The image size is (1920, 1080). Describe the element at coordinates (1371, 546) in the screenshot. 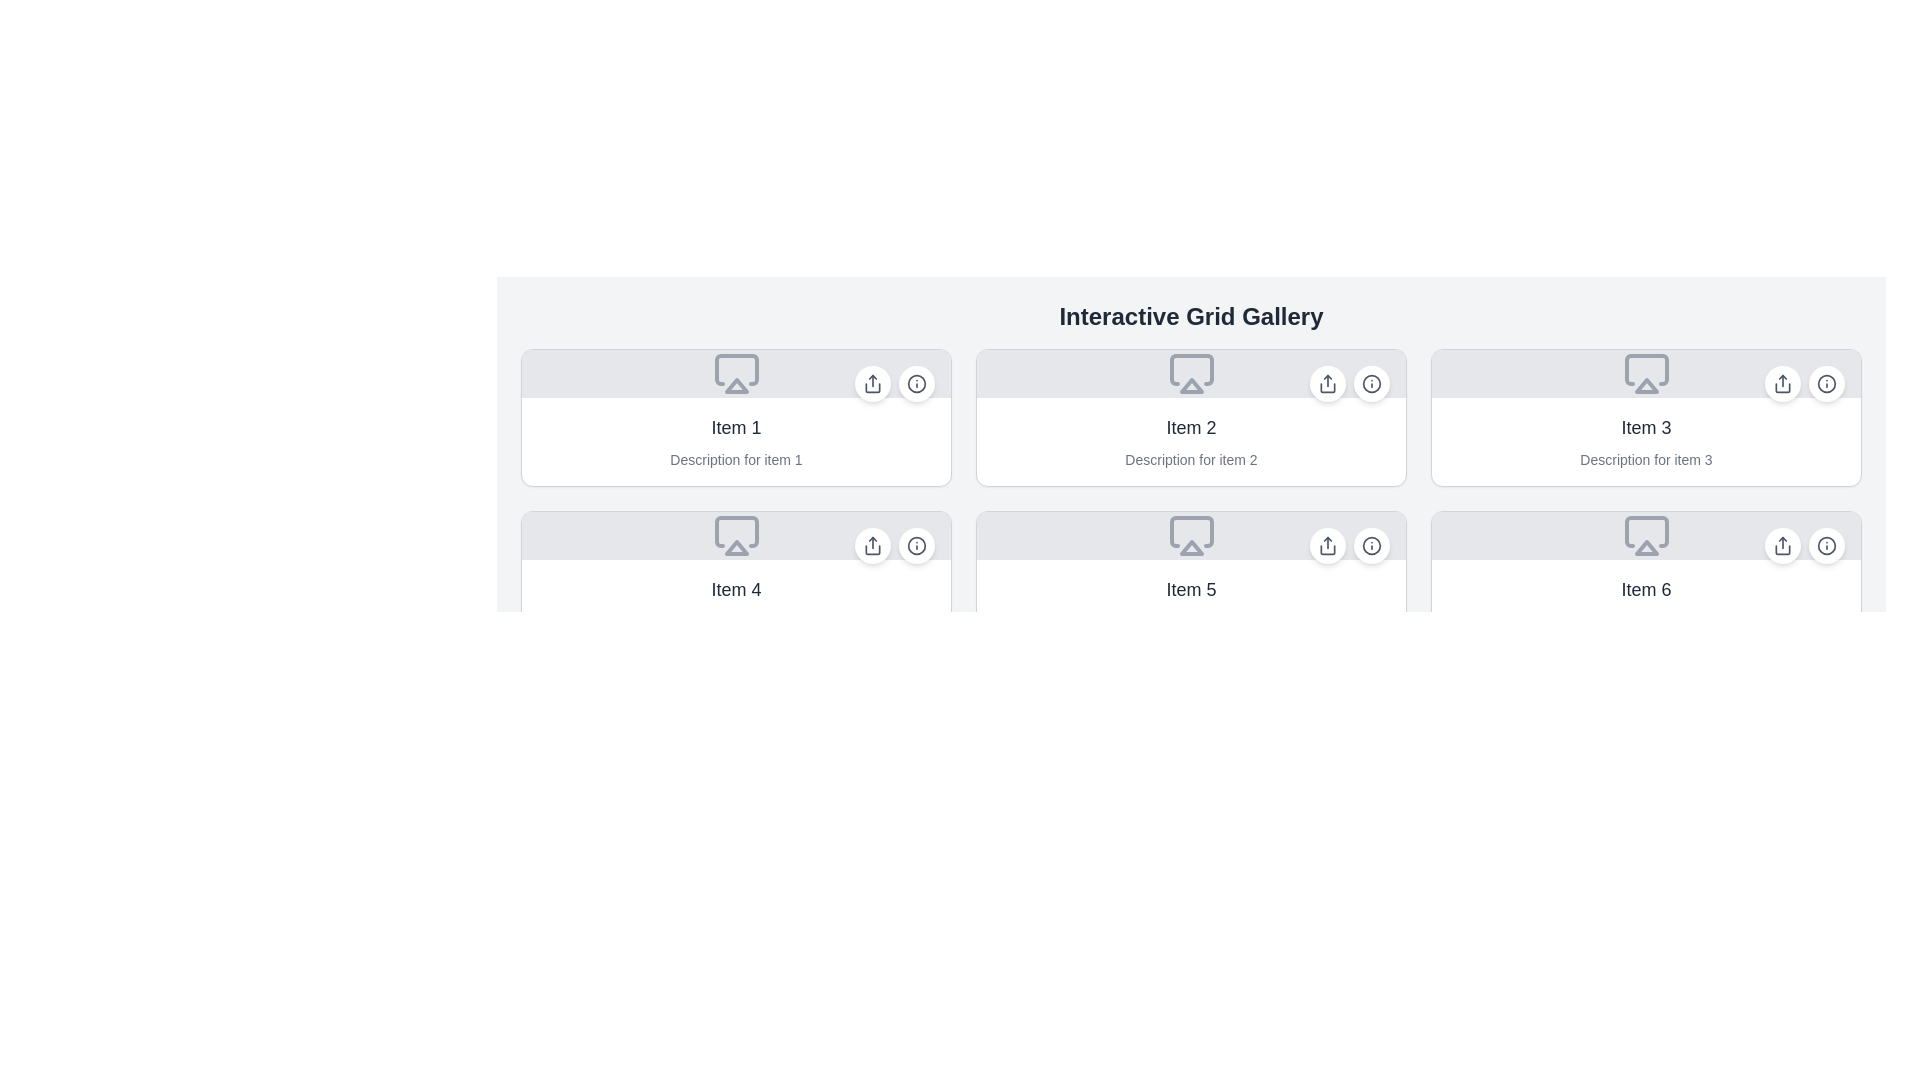

I see `the informational button, which is a circular icon with a white background and a gray 'i' inside, located at the top-right corner of the card labeled 'Item 5'` at that location.